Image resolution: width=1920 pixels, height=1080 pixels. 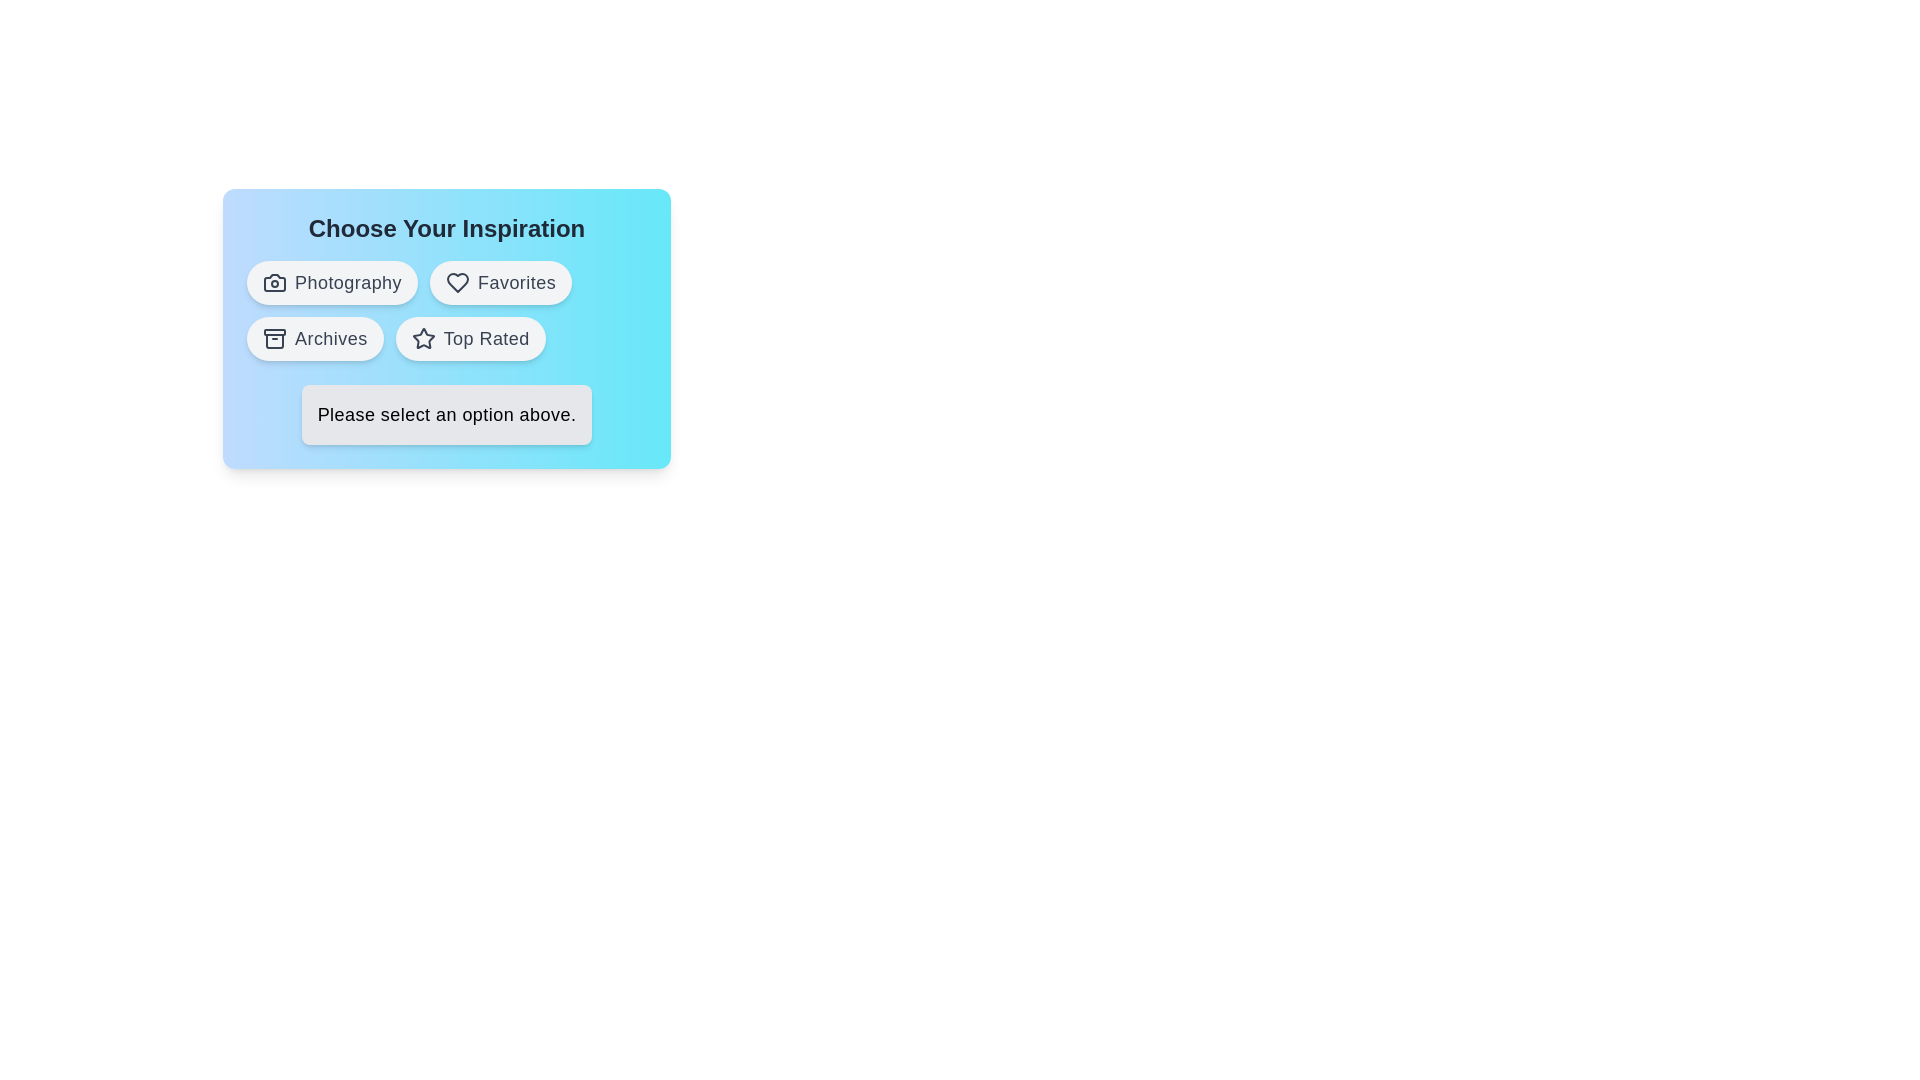 What do you see at coordinates (331, 338) in the screenshot?
I see `the 'Archives' button by clicking on the label that represents it, which is visually centered within the rounded rectangular button` at bounding box center [331, 338].